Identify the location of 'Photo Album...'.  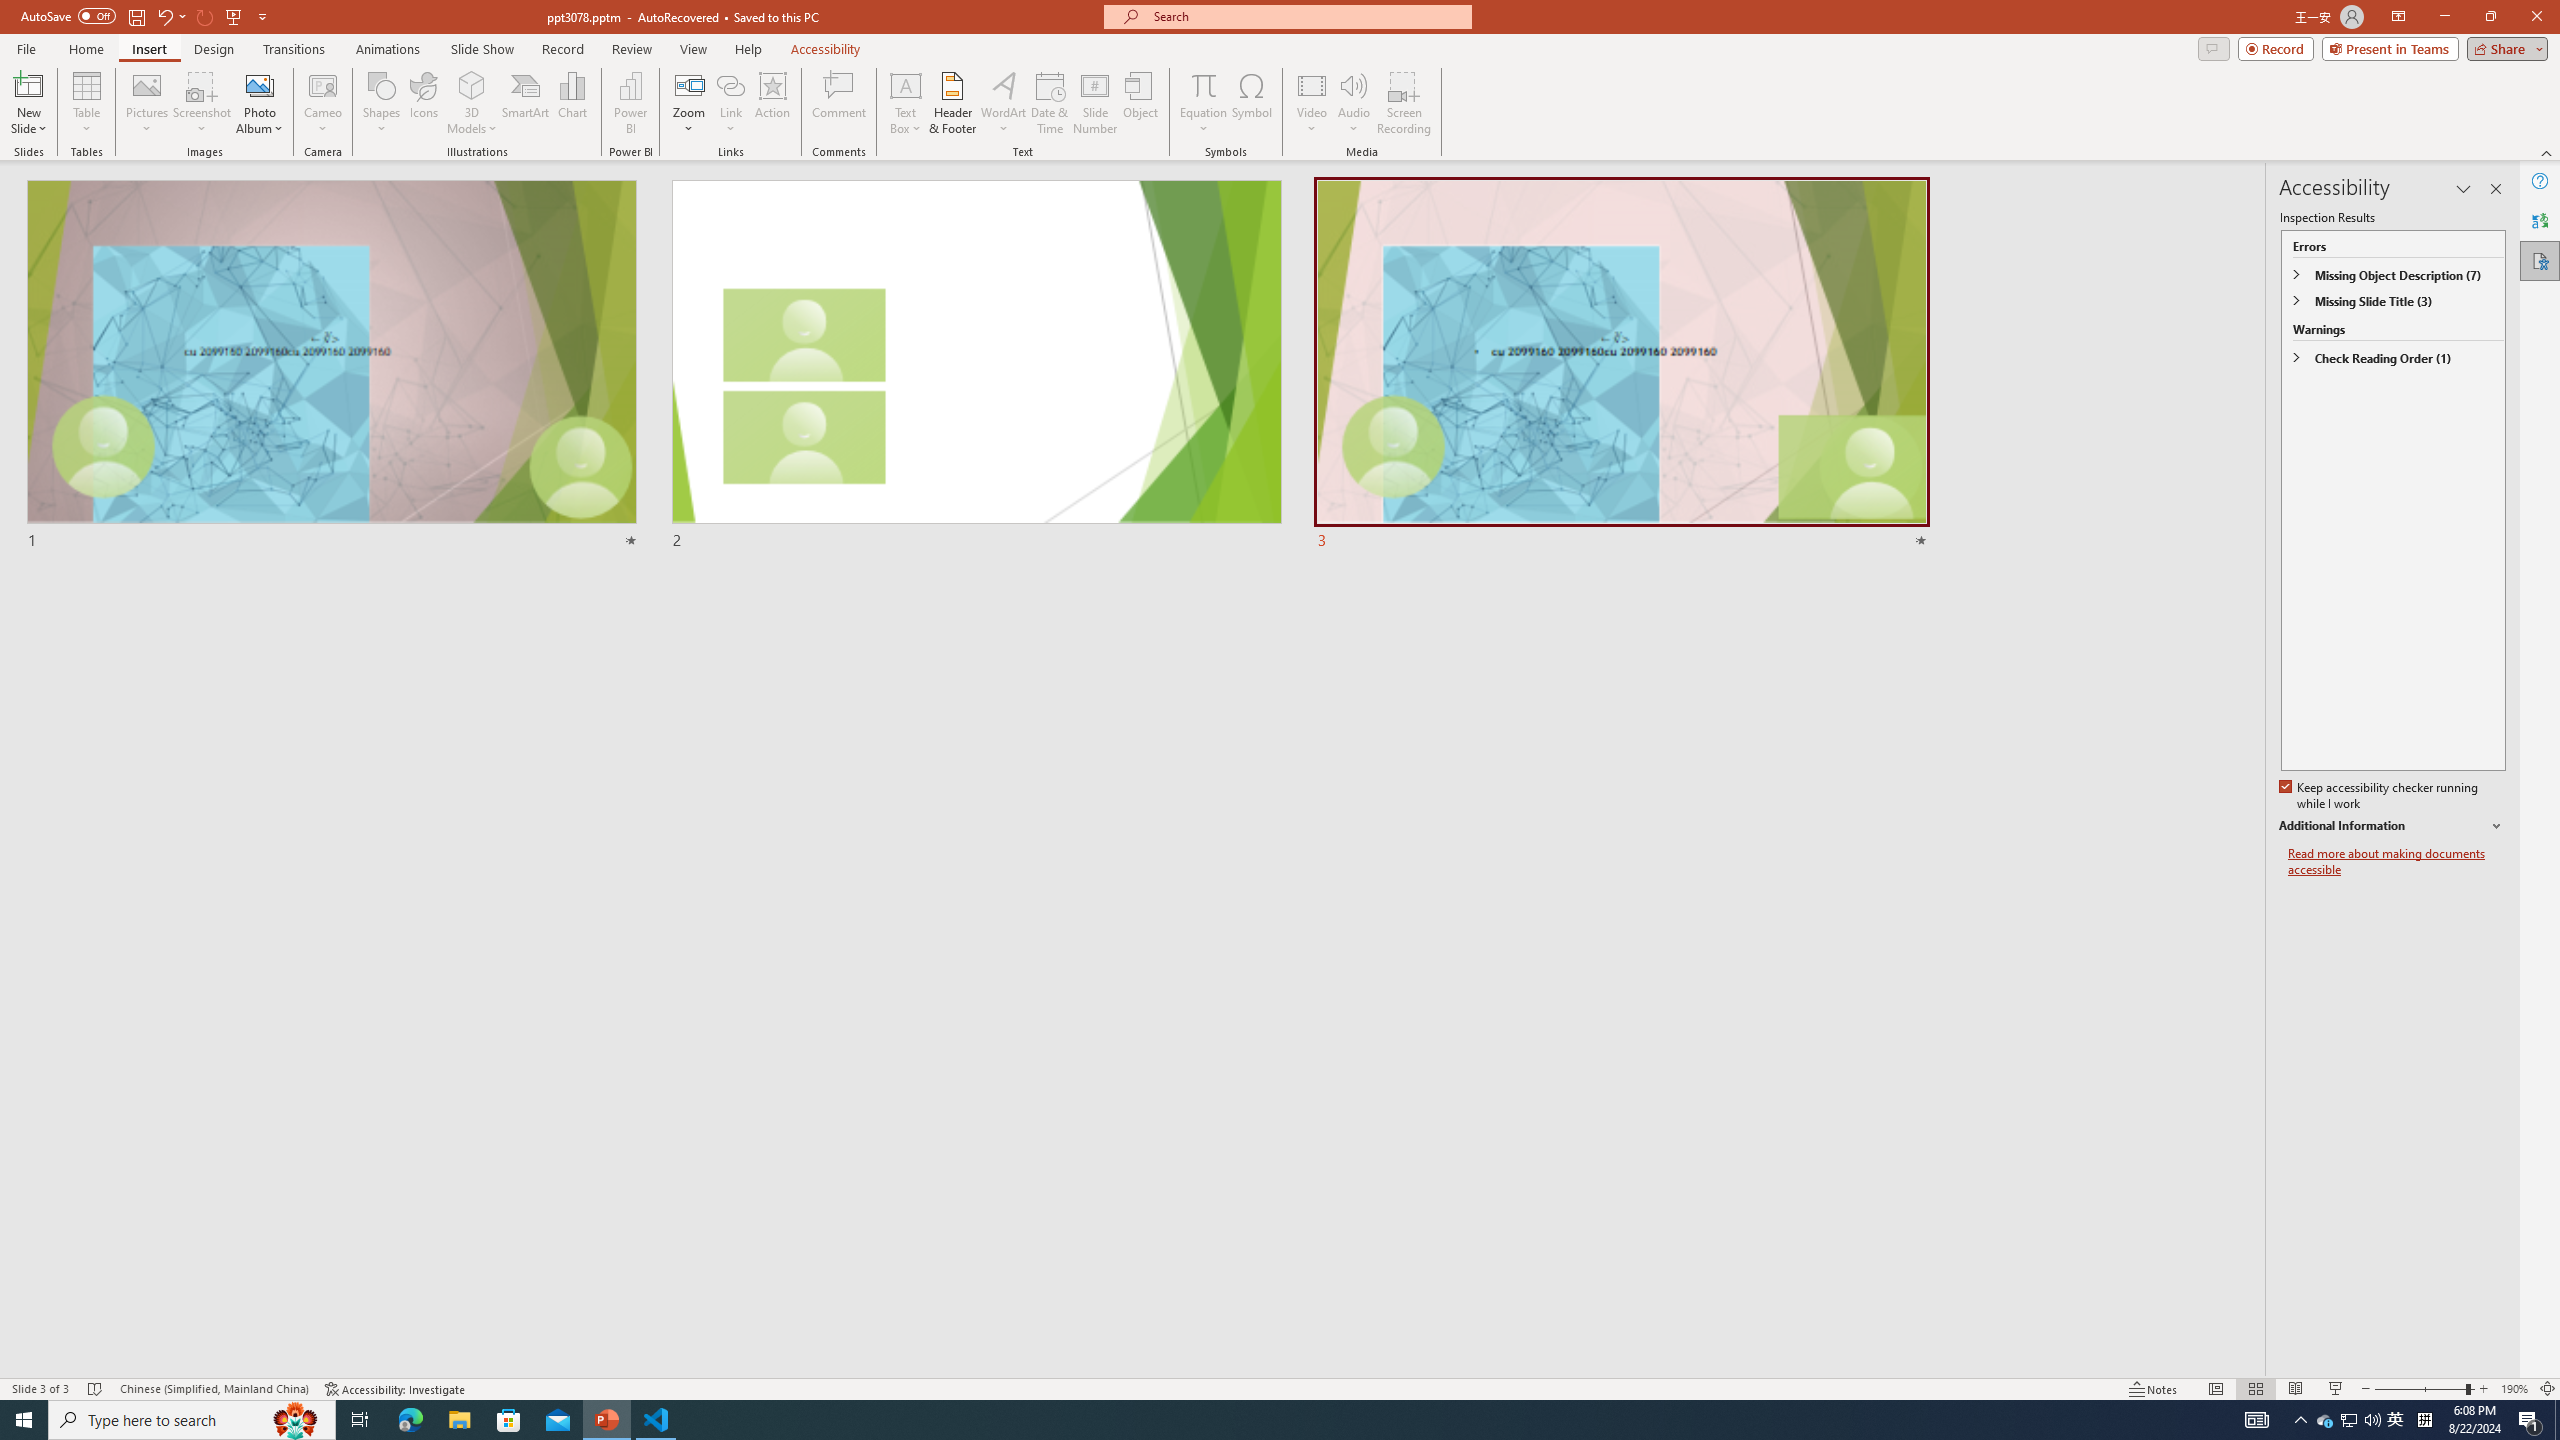
(258, 103).